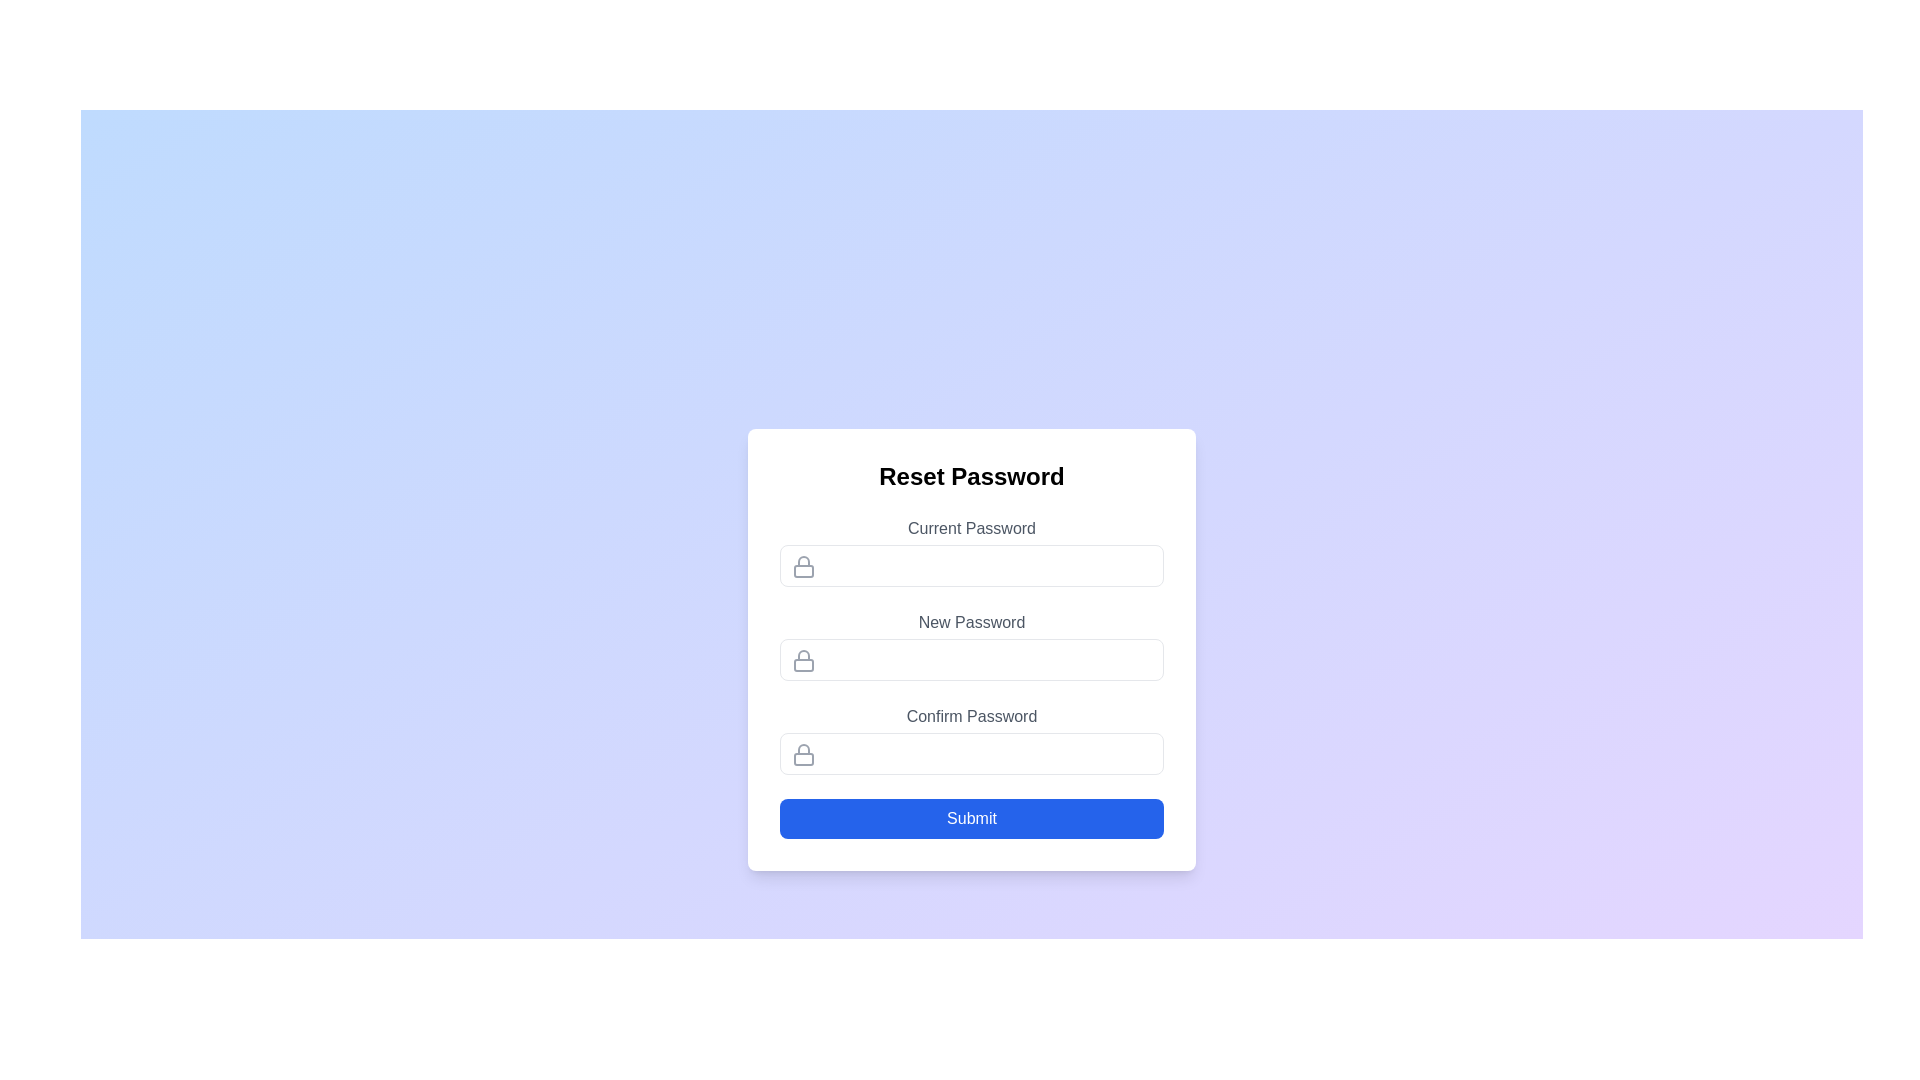 This screenshot has width=1920, height=1080. What do you see at coordinates (804, 665) in the screenshot?
I see `the lower portion of the gray lock icon, which is a rounded rectangle located below the lock's shackle and next to the 'New Password' input field` at bounding box center [804, 665].